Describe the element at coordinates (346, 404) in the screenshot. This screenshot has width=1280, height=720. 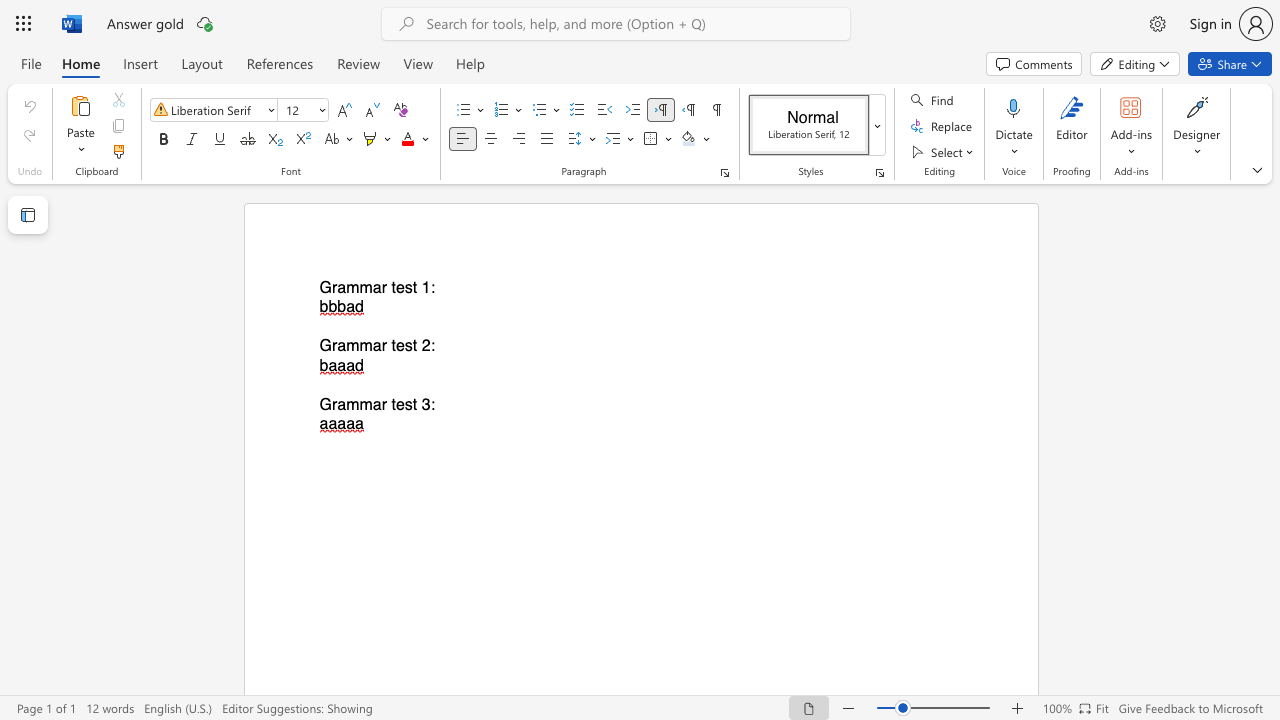
I see `the subset text "mmar te" within the text "Grammar test 3:"` at that location.